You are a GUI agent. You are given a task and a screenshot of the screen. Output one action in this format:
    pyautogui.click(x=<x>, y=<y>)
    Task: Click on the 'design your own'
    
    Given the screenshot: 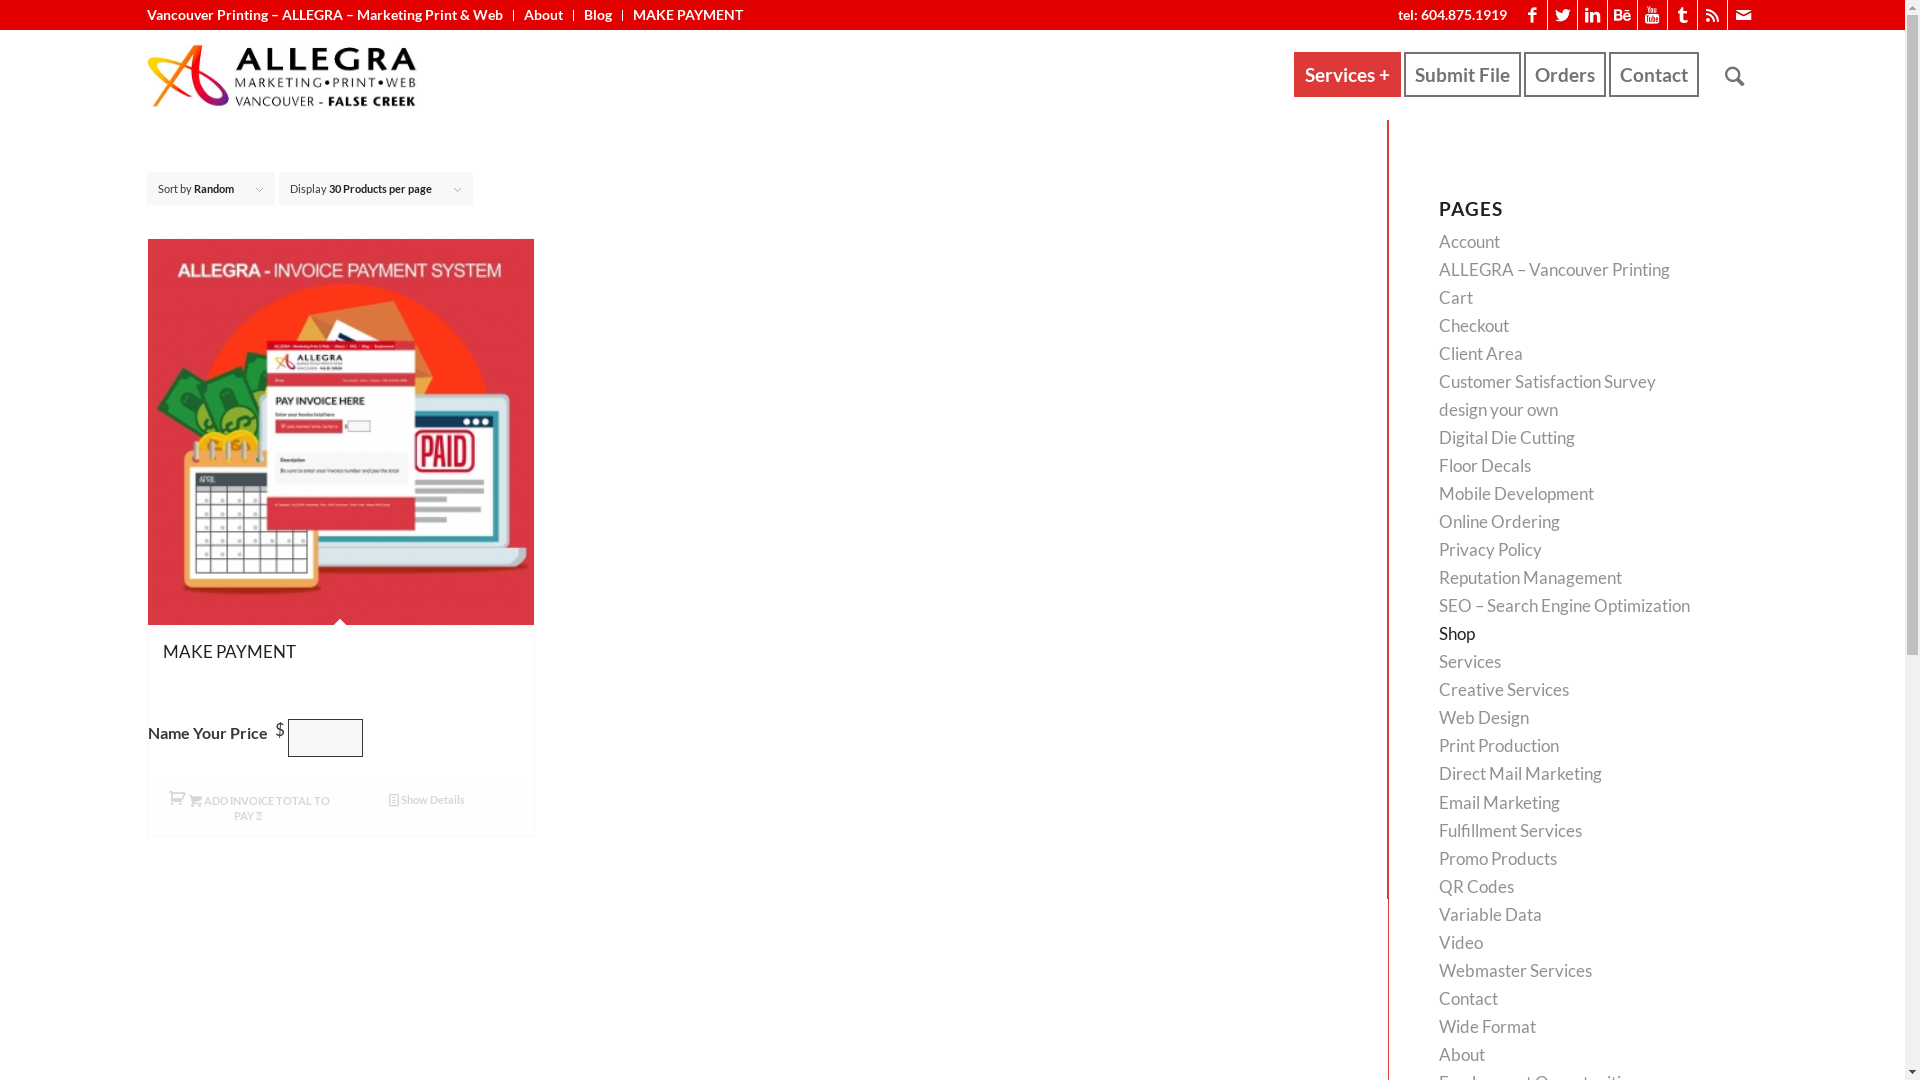 What is the action you would take?
    pyautogui.click(x=1498, y=408)
    